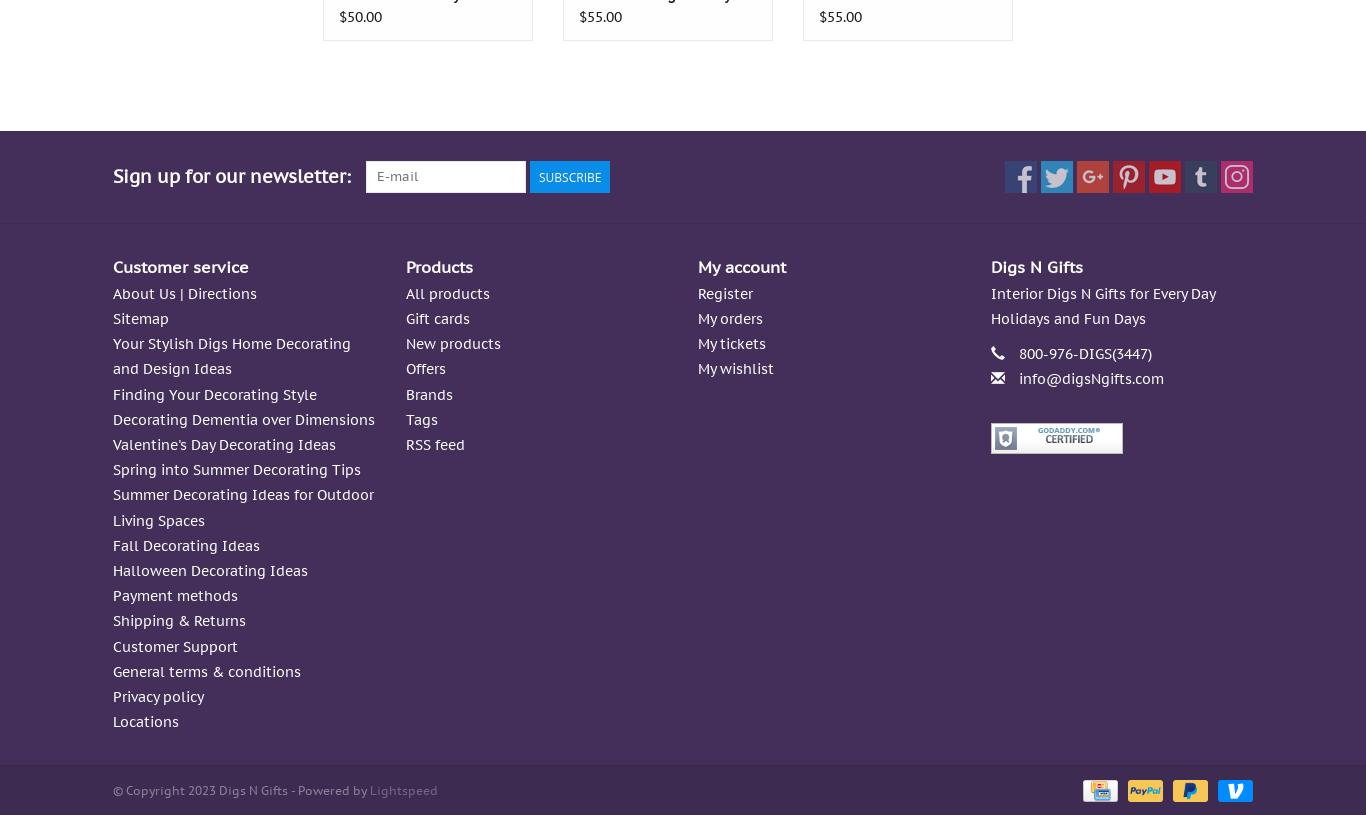 This screenshot has width=1366, height=815. Describe the element at coordinates (205, 669) in the screenshot. I see `'General terms & conditions'` at that location.